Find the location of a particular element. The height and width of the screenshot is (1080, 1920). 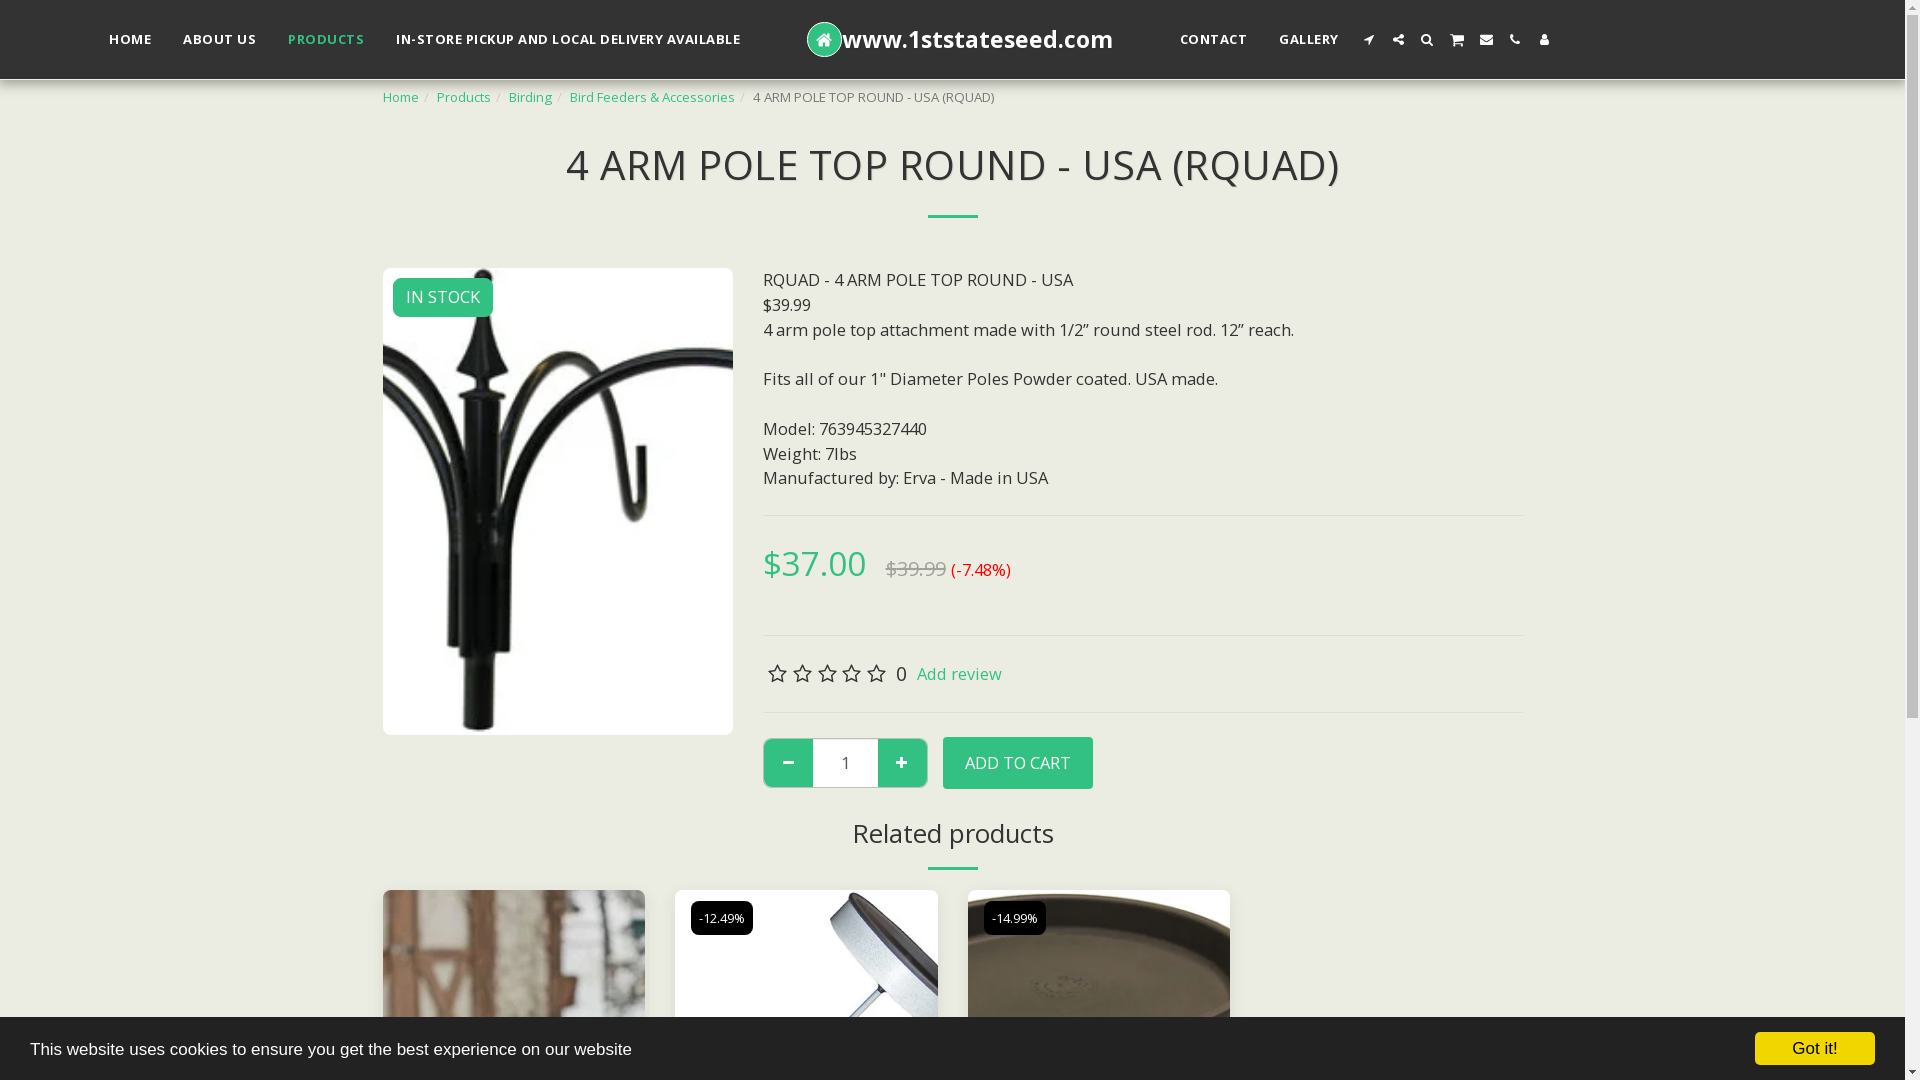

'Home' is located at coordinates (382, 96).